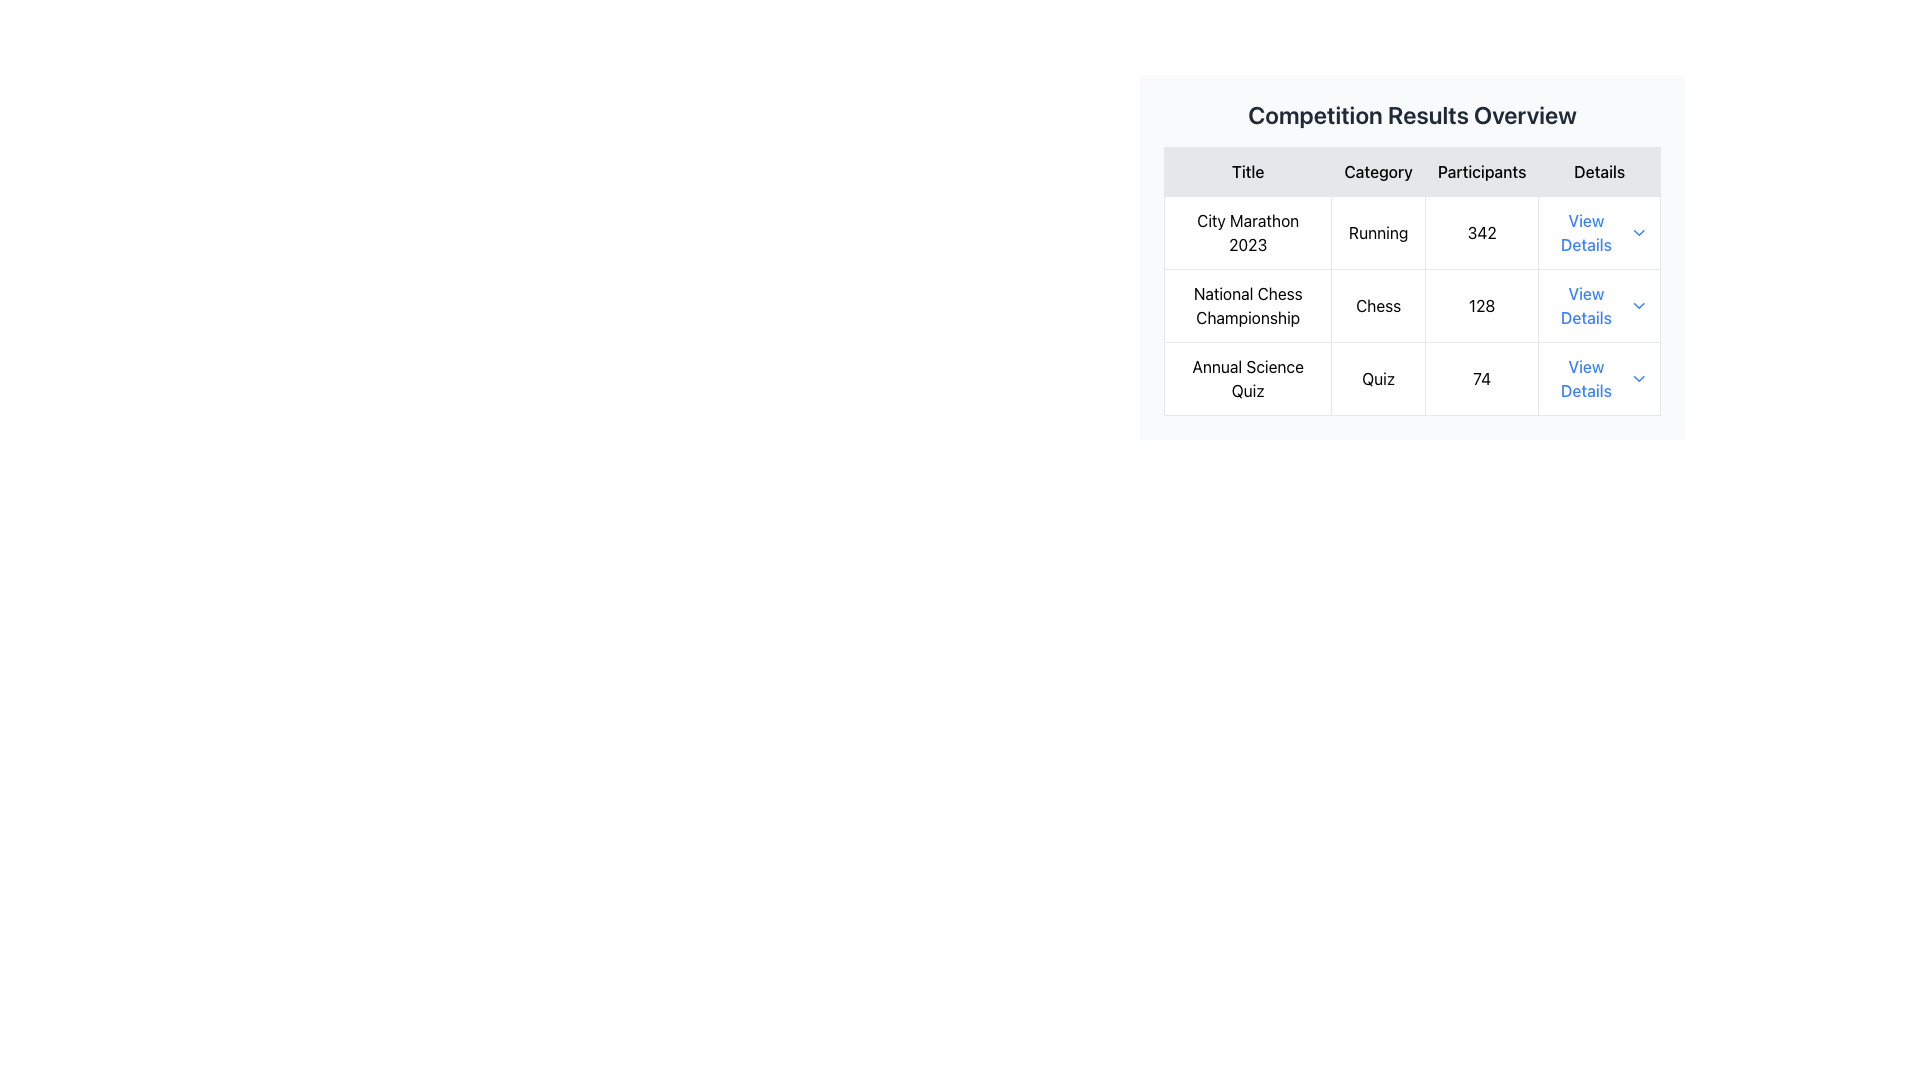 The height and width of the screenshot is (1080, 1920). I want to click on the static text label displaying 'Chess' in the 'Category' column of the table for the 'National Chess Championship' entry, so click(1377, 305).